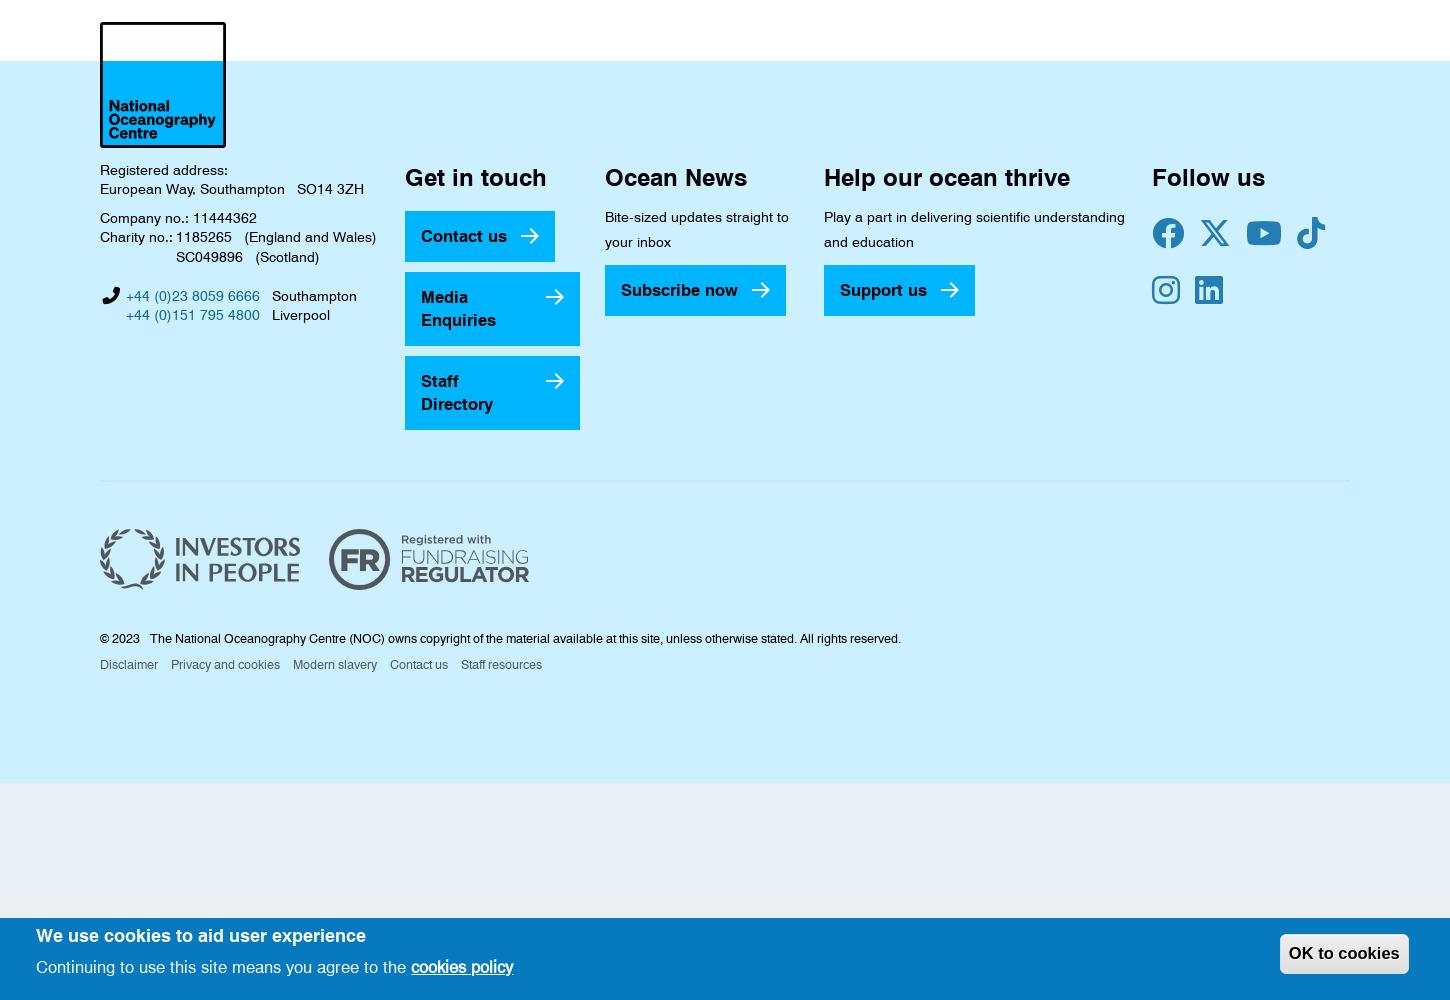  What do you see at coordinates (1342, 952) in the screenshot?
I see `'OK to cookies'` at bounding box center [1342, 952].